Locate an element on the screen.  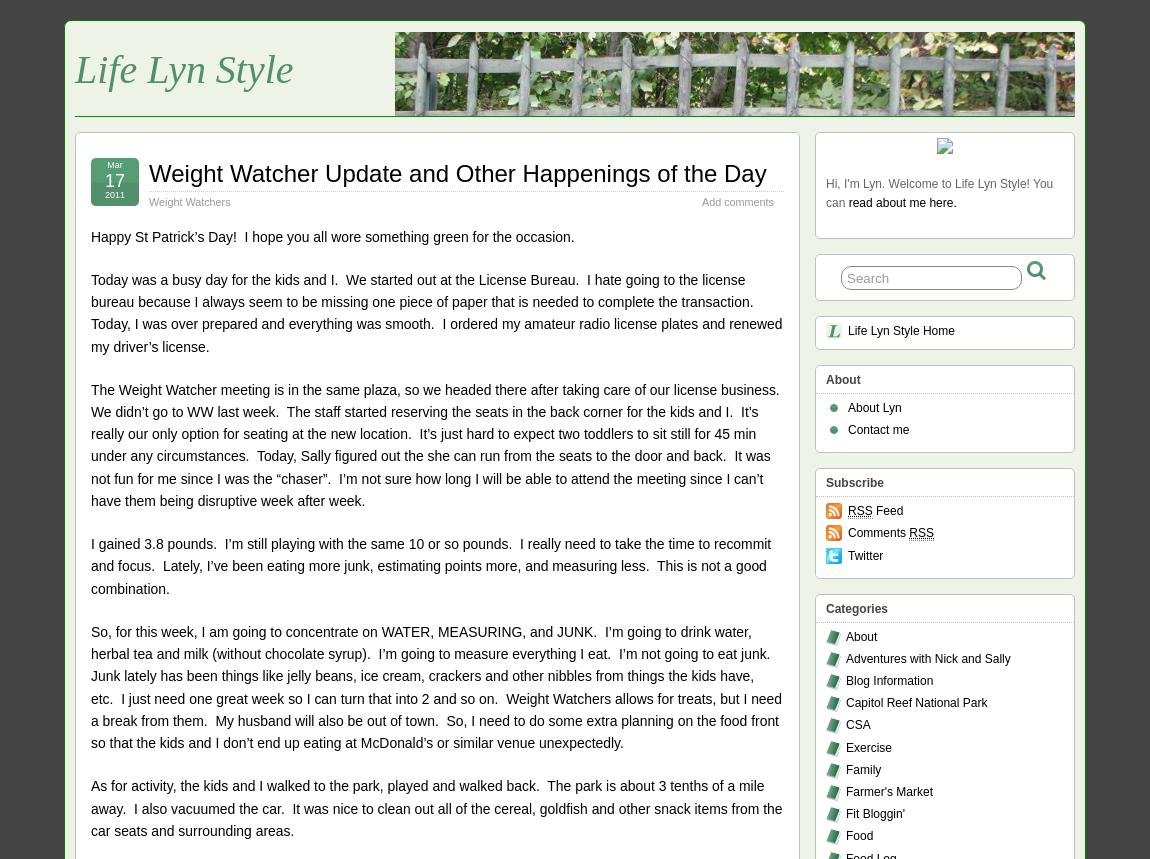
'Fit Bloggin'' is located at coordinates (875, 812).